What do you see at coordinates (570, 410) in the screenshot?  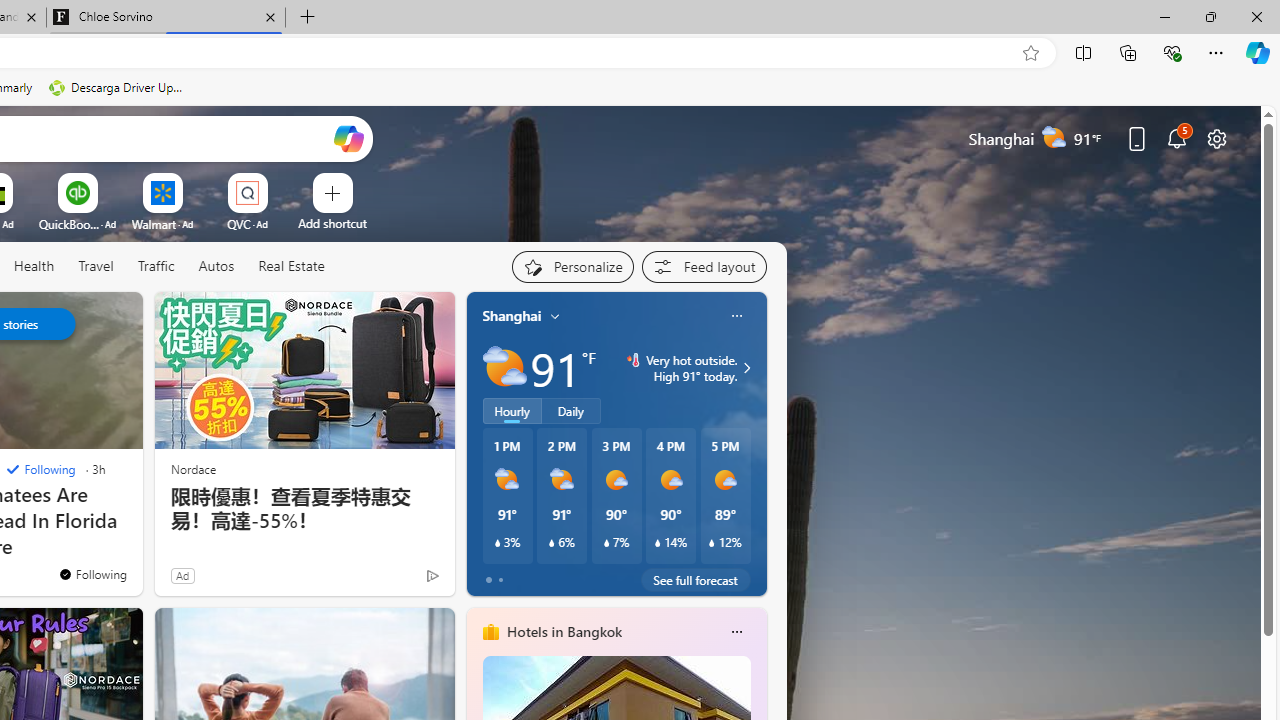 I see `'Daily'` at bounding box center [570, 410].